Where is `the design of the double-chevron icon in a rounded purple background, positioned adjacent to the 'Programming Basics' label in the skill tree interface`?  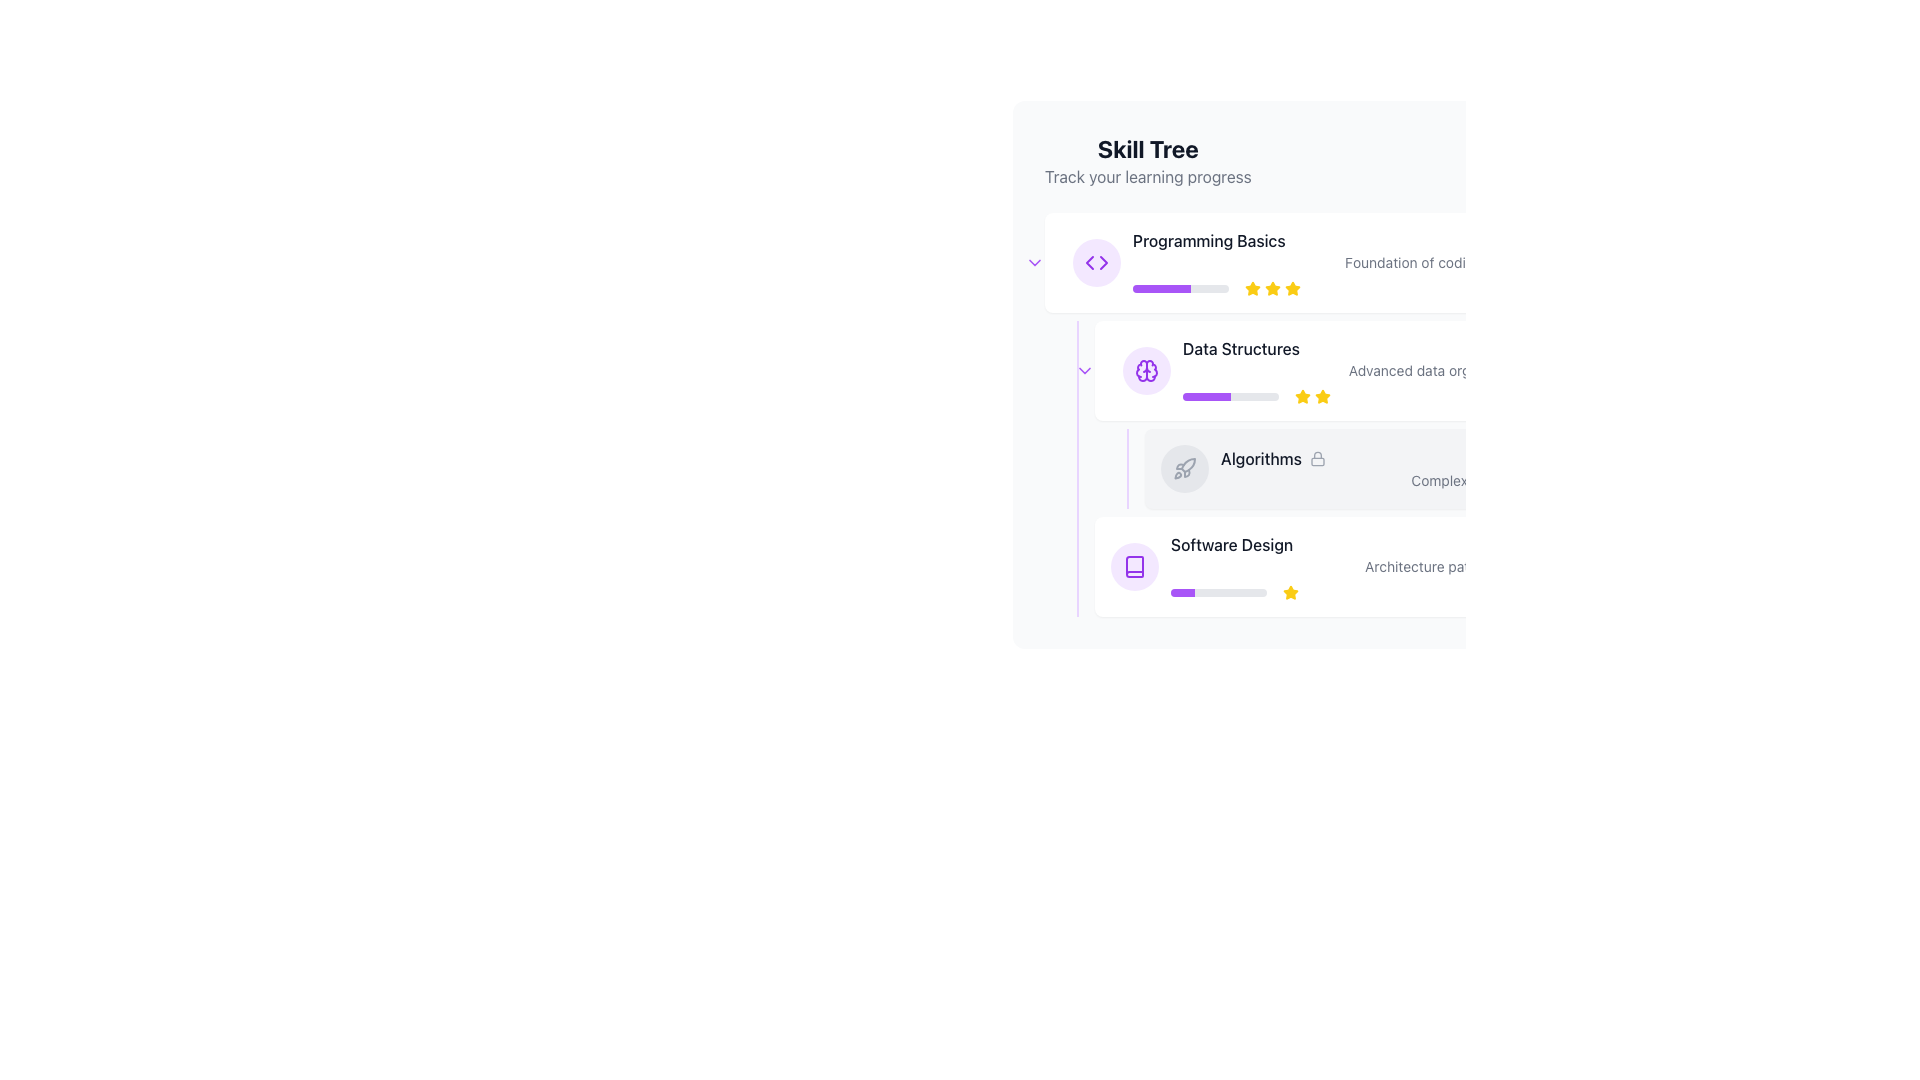 the design of the double-chevron icon in a rounded purple background, positioned adjacent to the 'Programming Basics' label in the skill tree interface is located at coordinates (1096, 261).